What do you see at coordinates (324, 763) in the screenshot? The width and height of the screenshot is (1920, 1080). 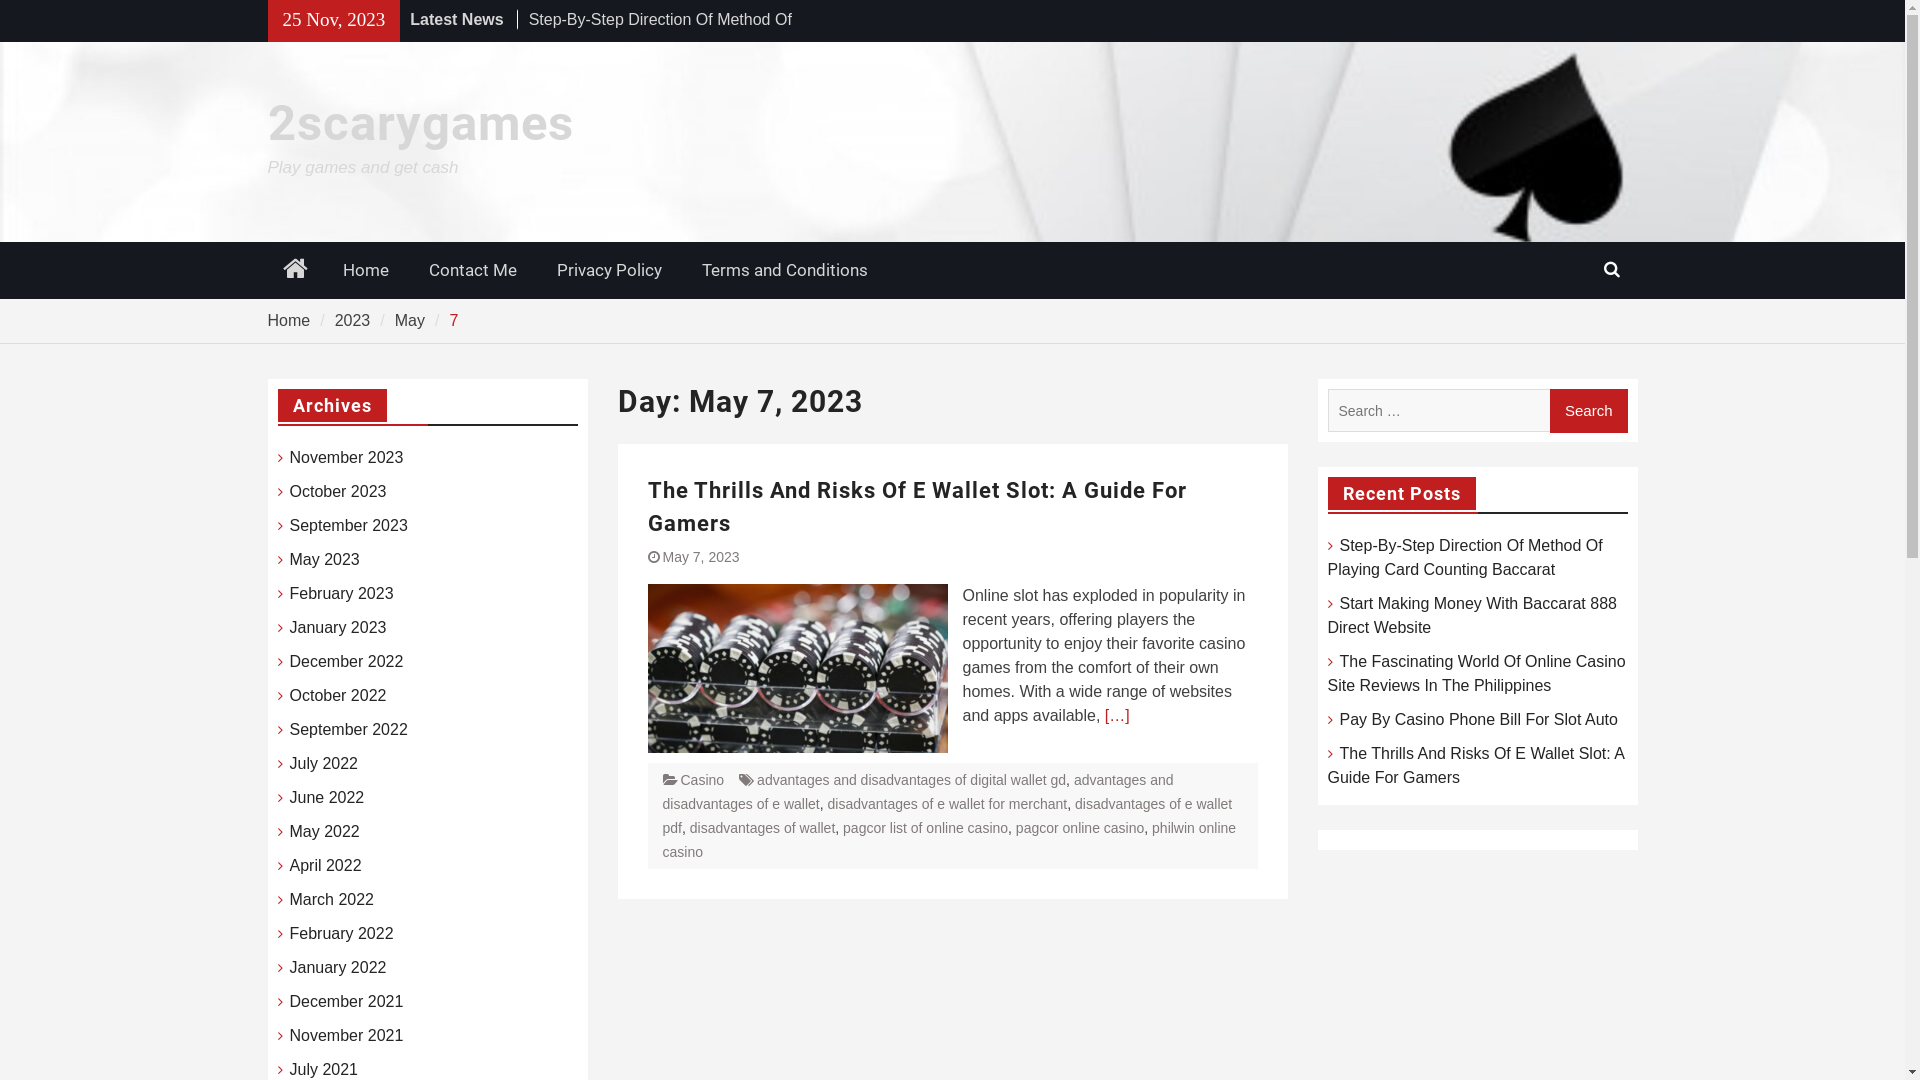 I see `'July 2022'` at bounding box center [324, 763].